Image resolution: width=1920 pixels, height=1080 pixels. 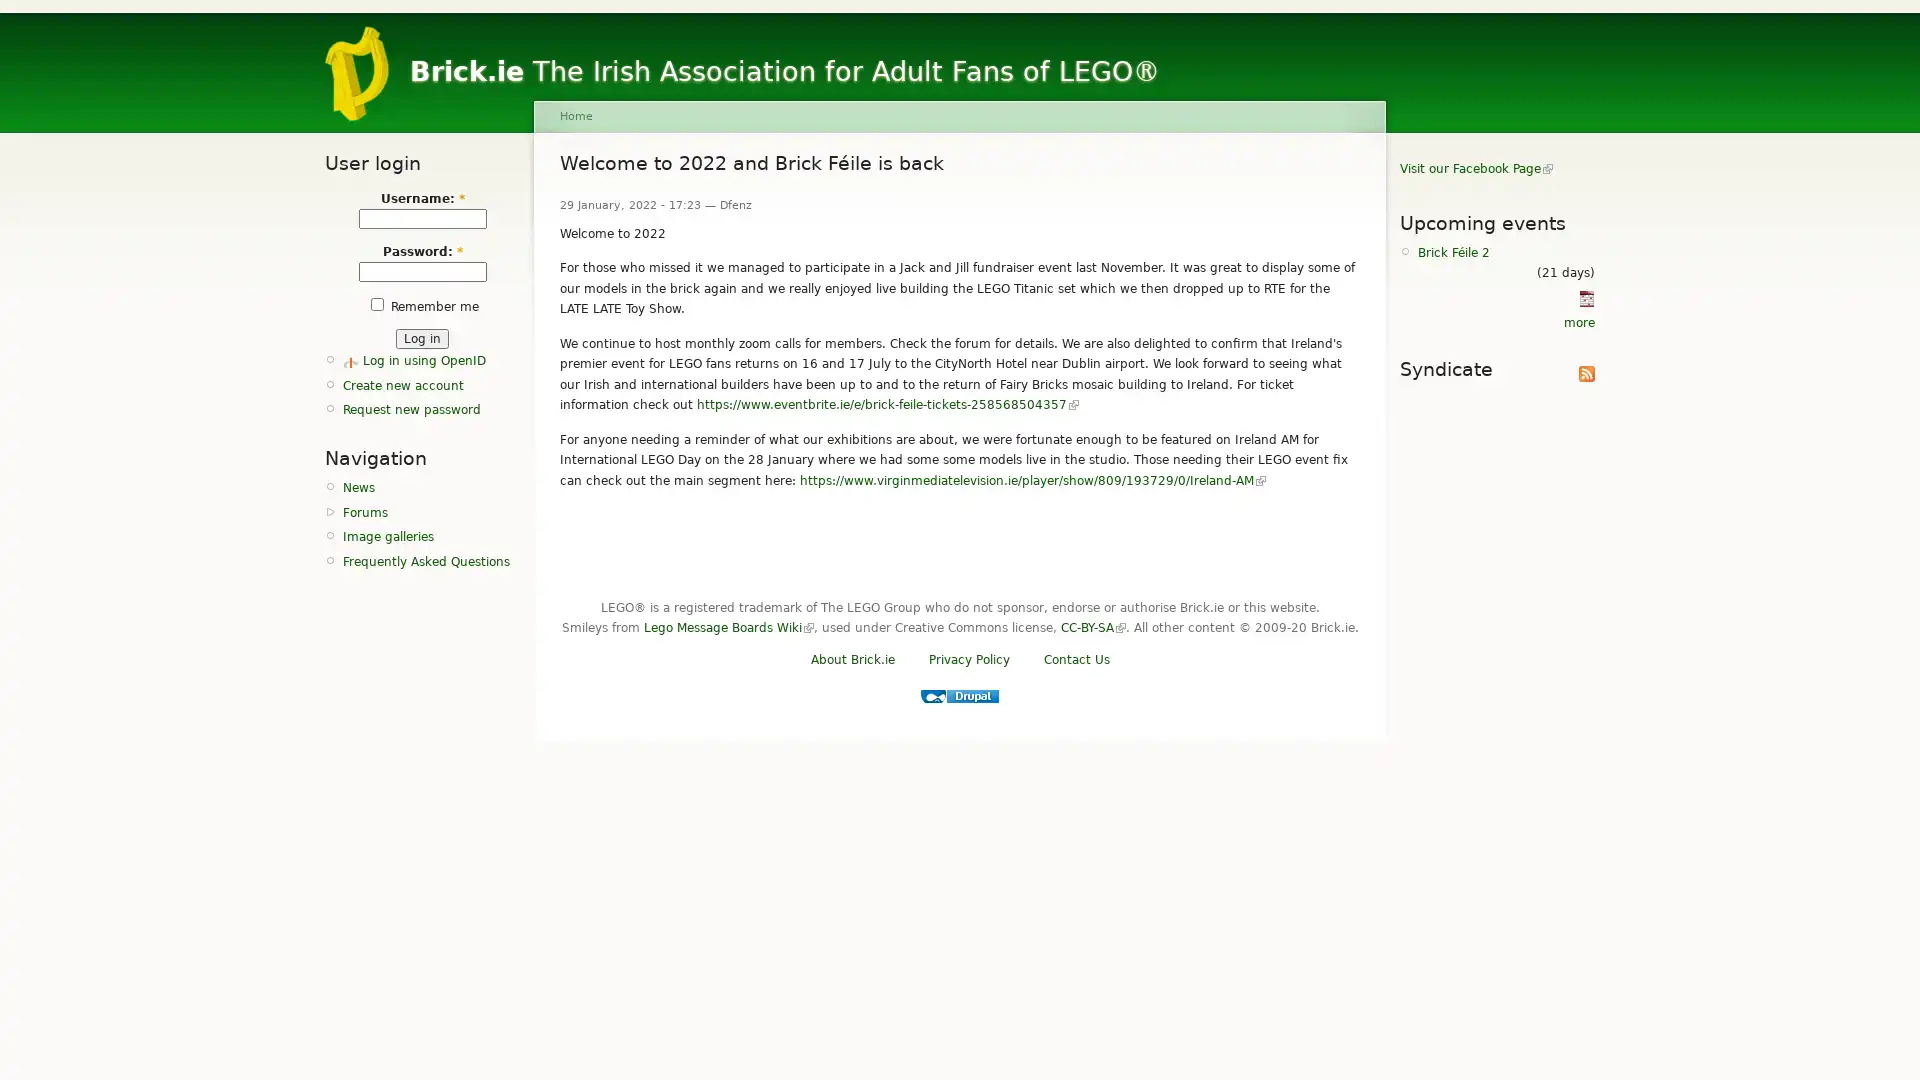 I want to click on Log in, so click(x=421, y=337).